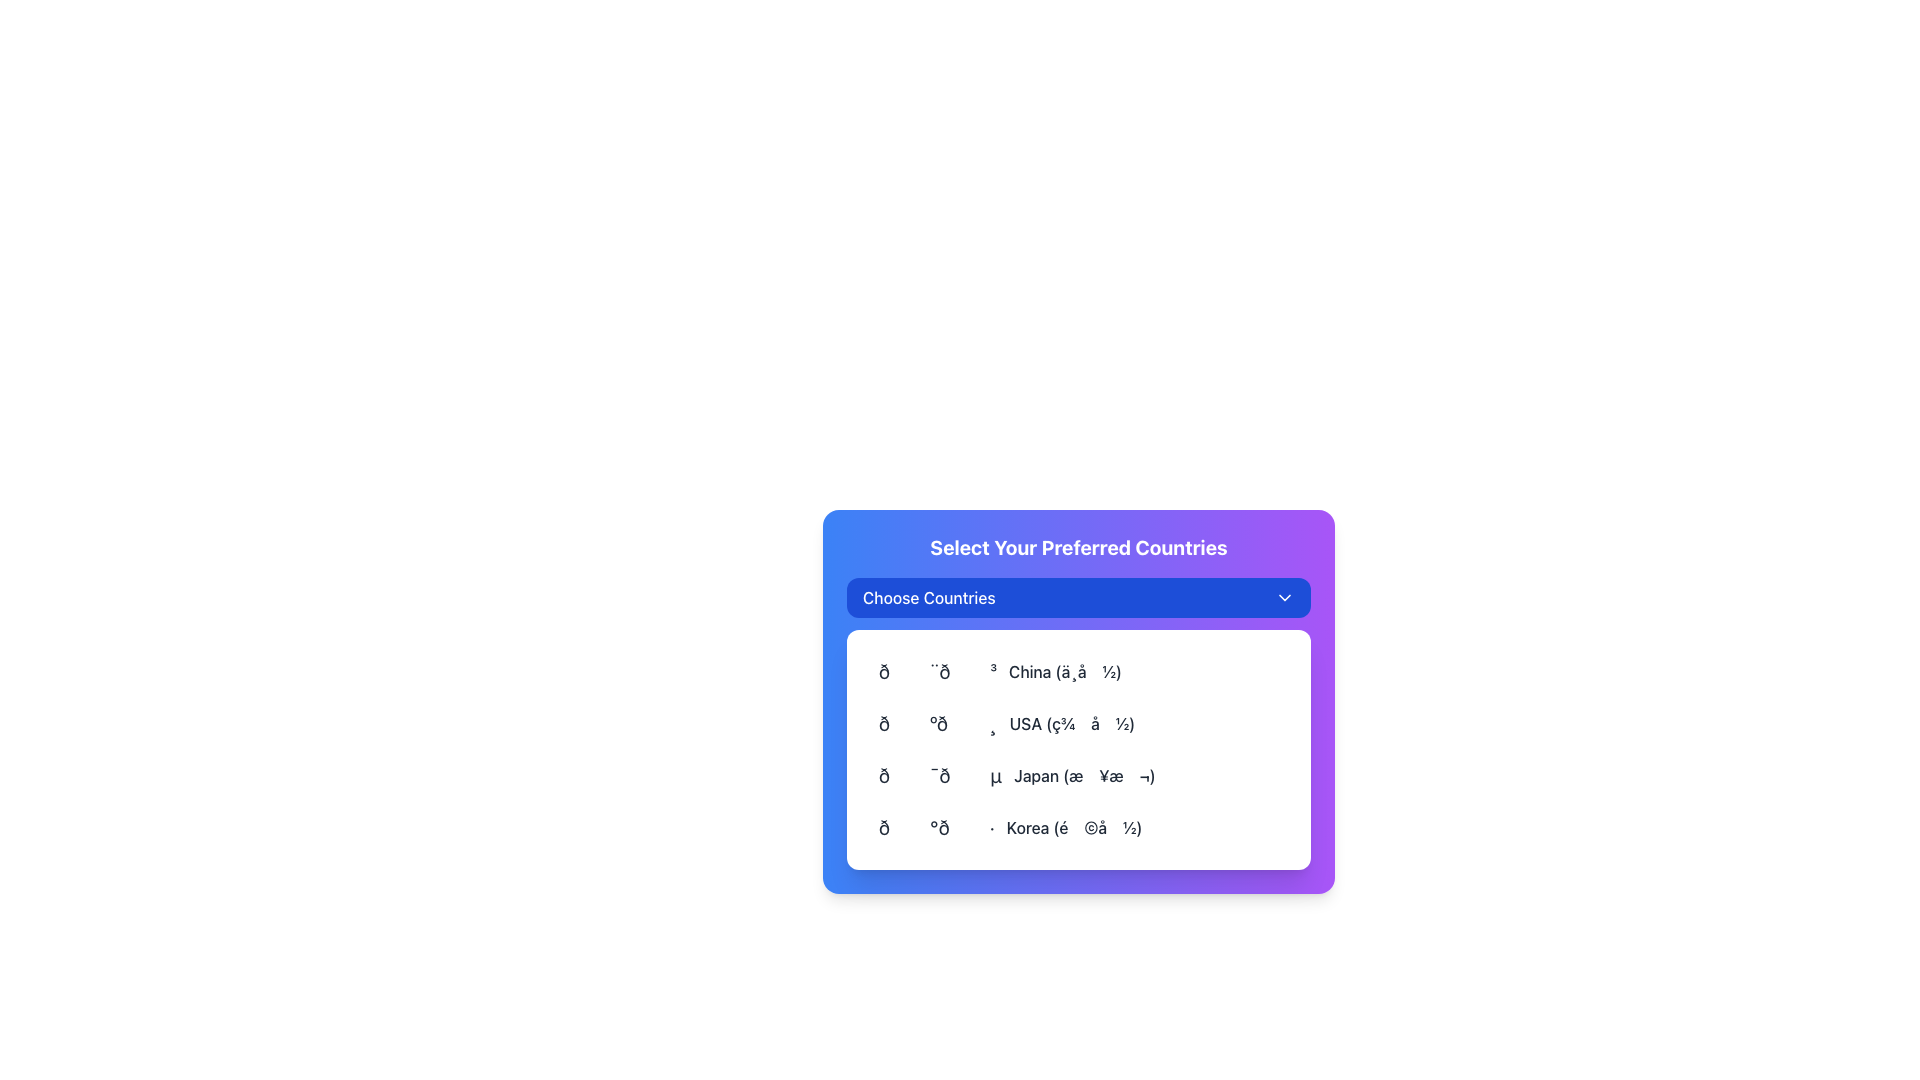 This screenshot has height=1080, width=1920. I want to click on the first country selector option, so click(999, 671).